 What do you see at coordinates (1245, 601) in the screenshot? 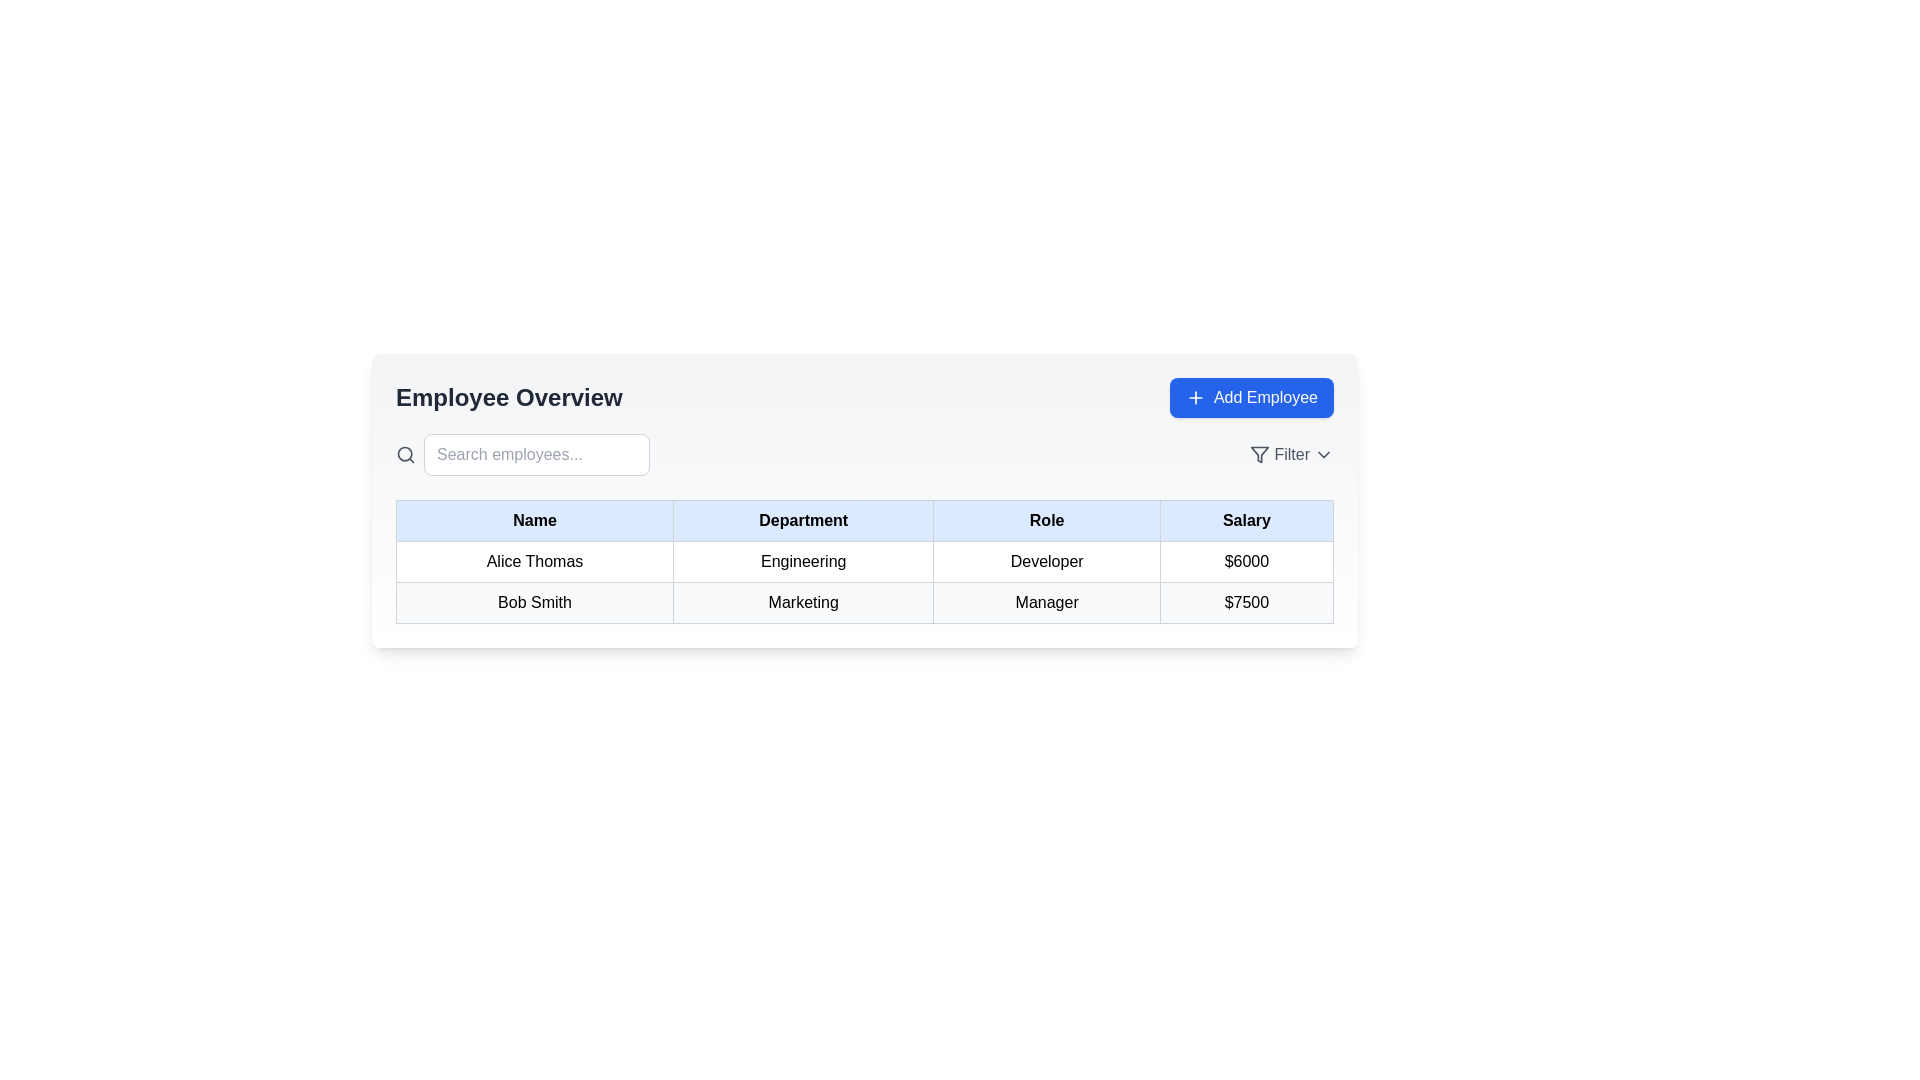
I see `the table cell displaying the text '$7500', which is the fourth column in the second row under the 'Salary' header for employee 'Bob Smith'` at bounding box center [1245, 601].